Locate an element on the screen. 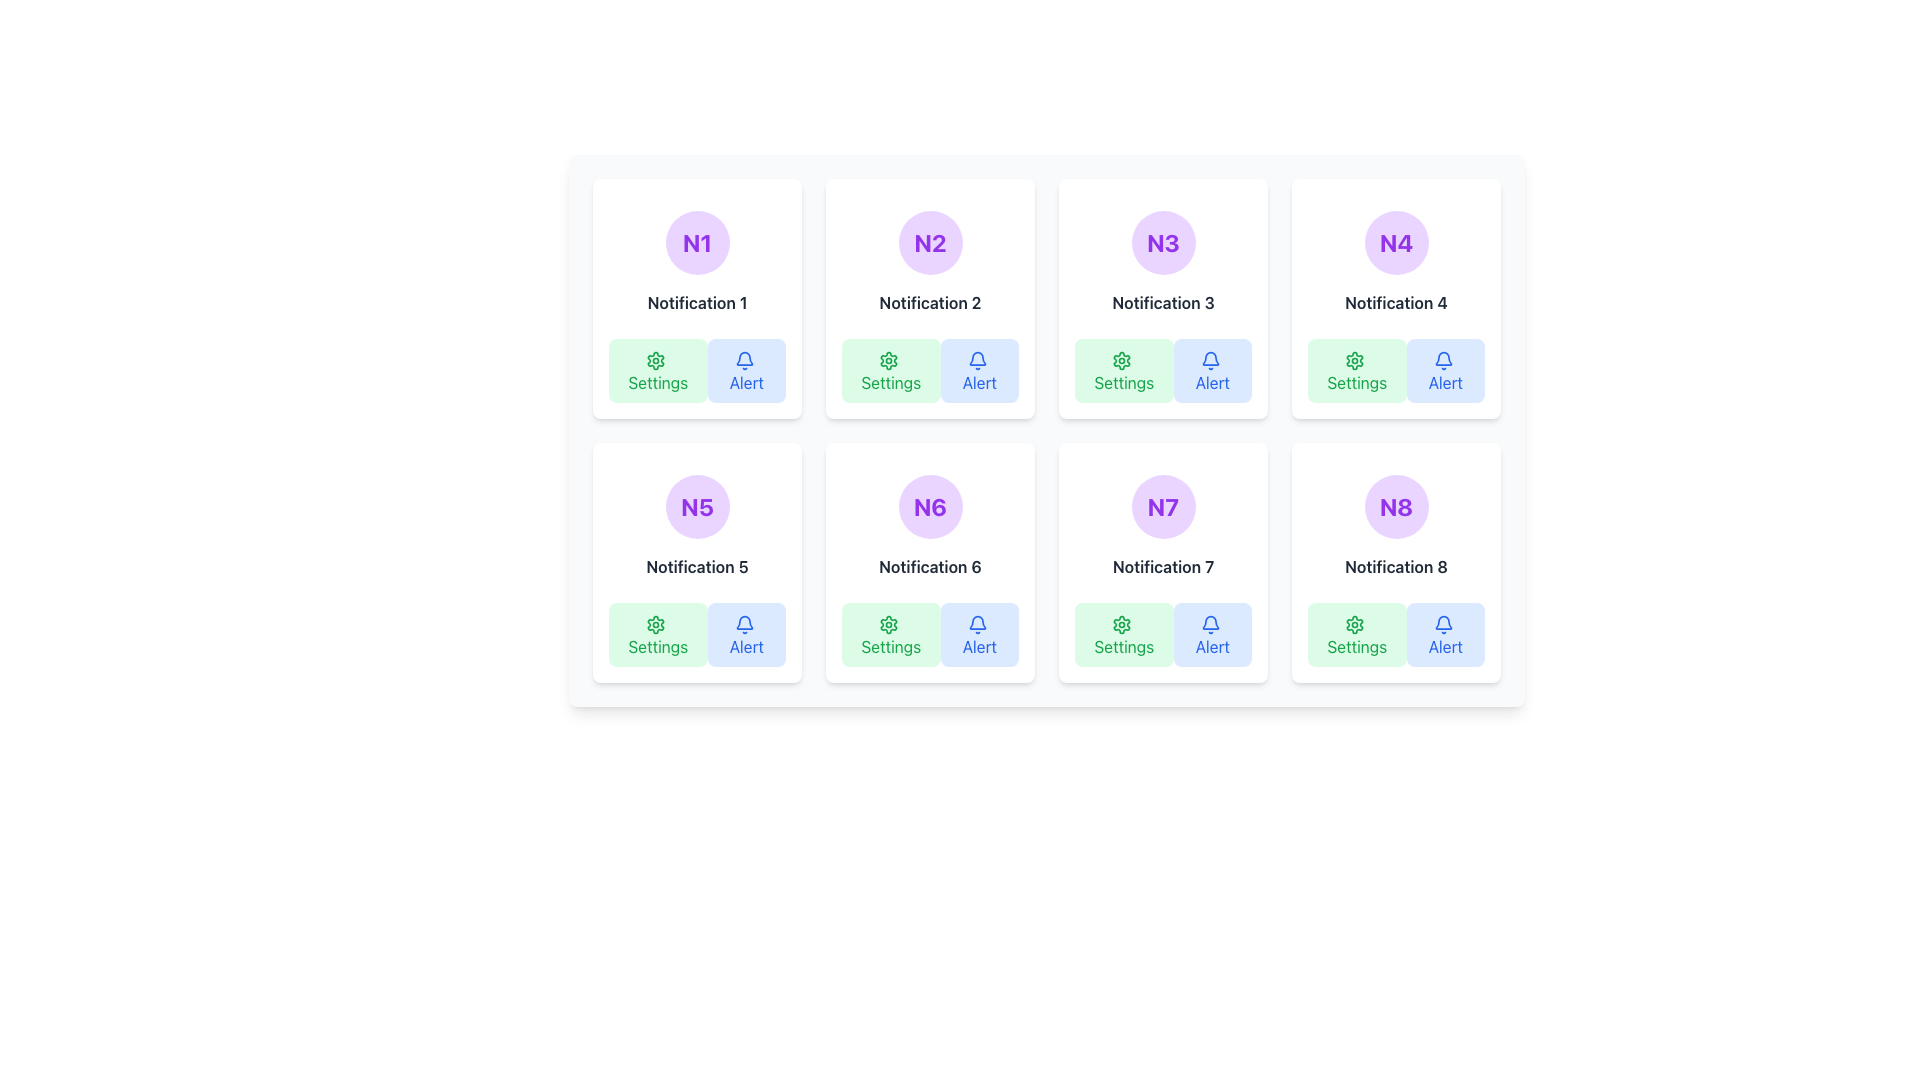 The width and height of the screenshot is (1920, 1080). the settings button located under 'Notification 6', which is the first button in the second row of the button group at the bottom of the notification block is located at coordinates (890, 635).